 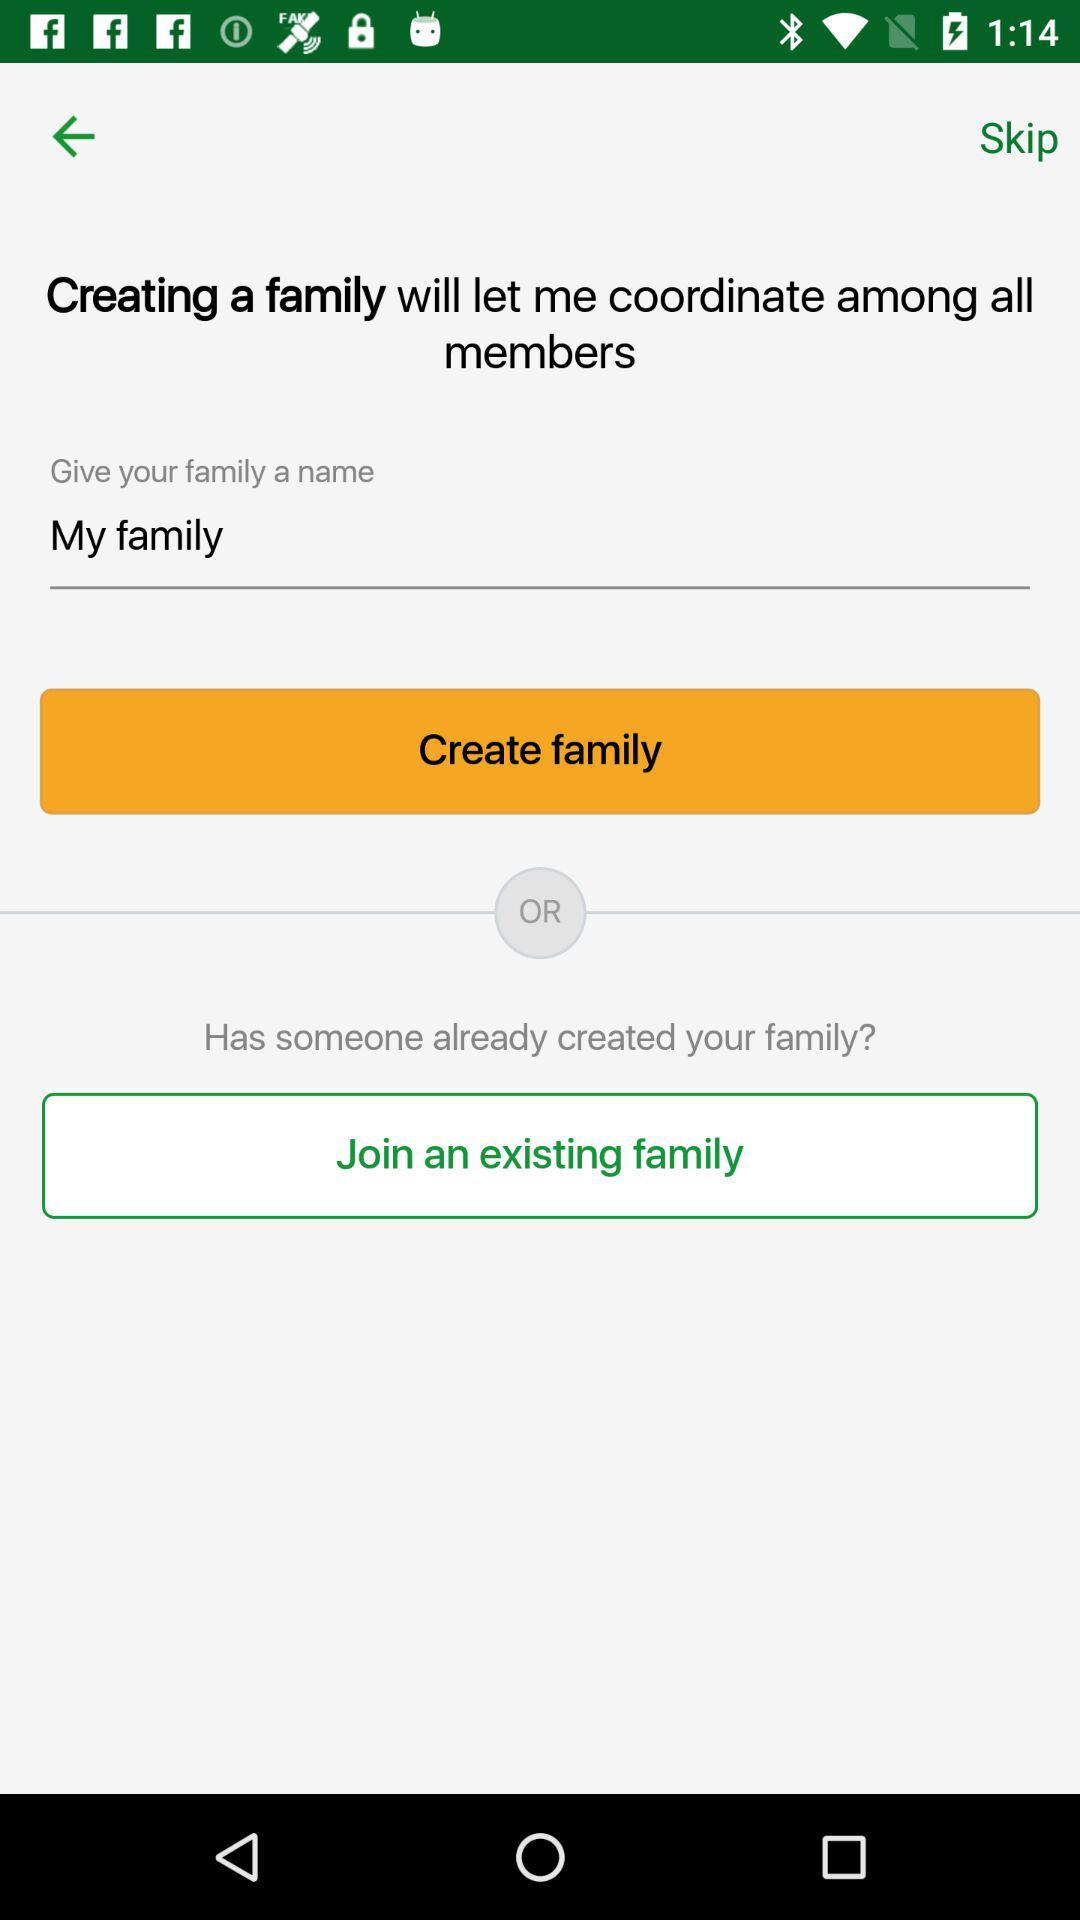 I want to click on has someone already, so click(x=540, y=1039).